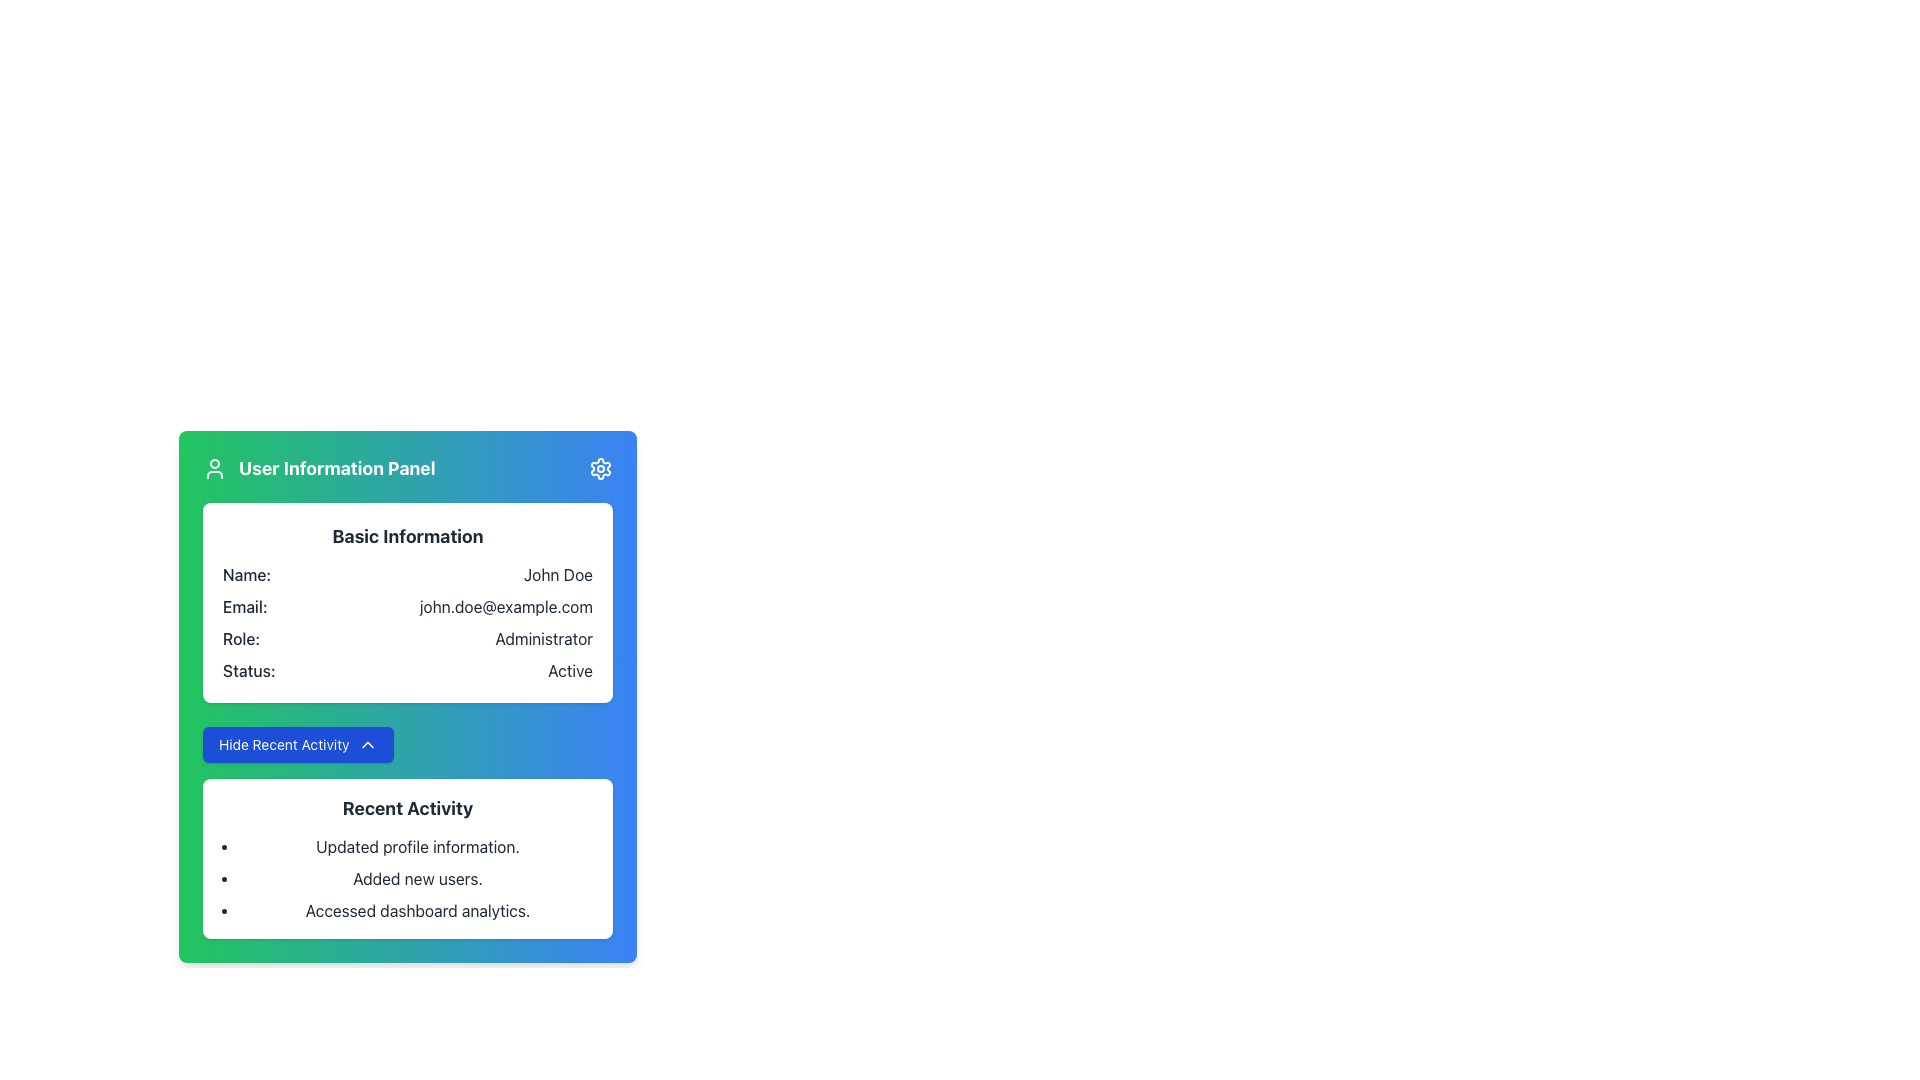 The height and width of the screenshot is (1080, 1920). What do you see at coordinates (506, 605) in the screenshot?
I see `the email address text display 'john.doe@example.com' located next to the label 'Email:' in the user information panel` at bounding box center [506, 605].